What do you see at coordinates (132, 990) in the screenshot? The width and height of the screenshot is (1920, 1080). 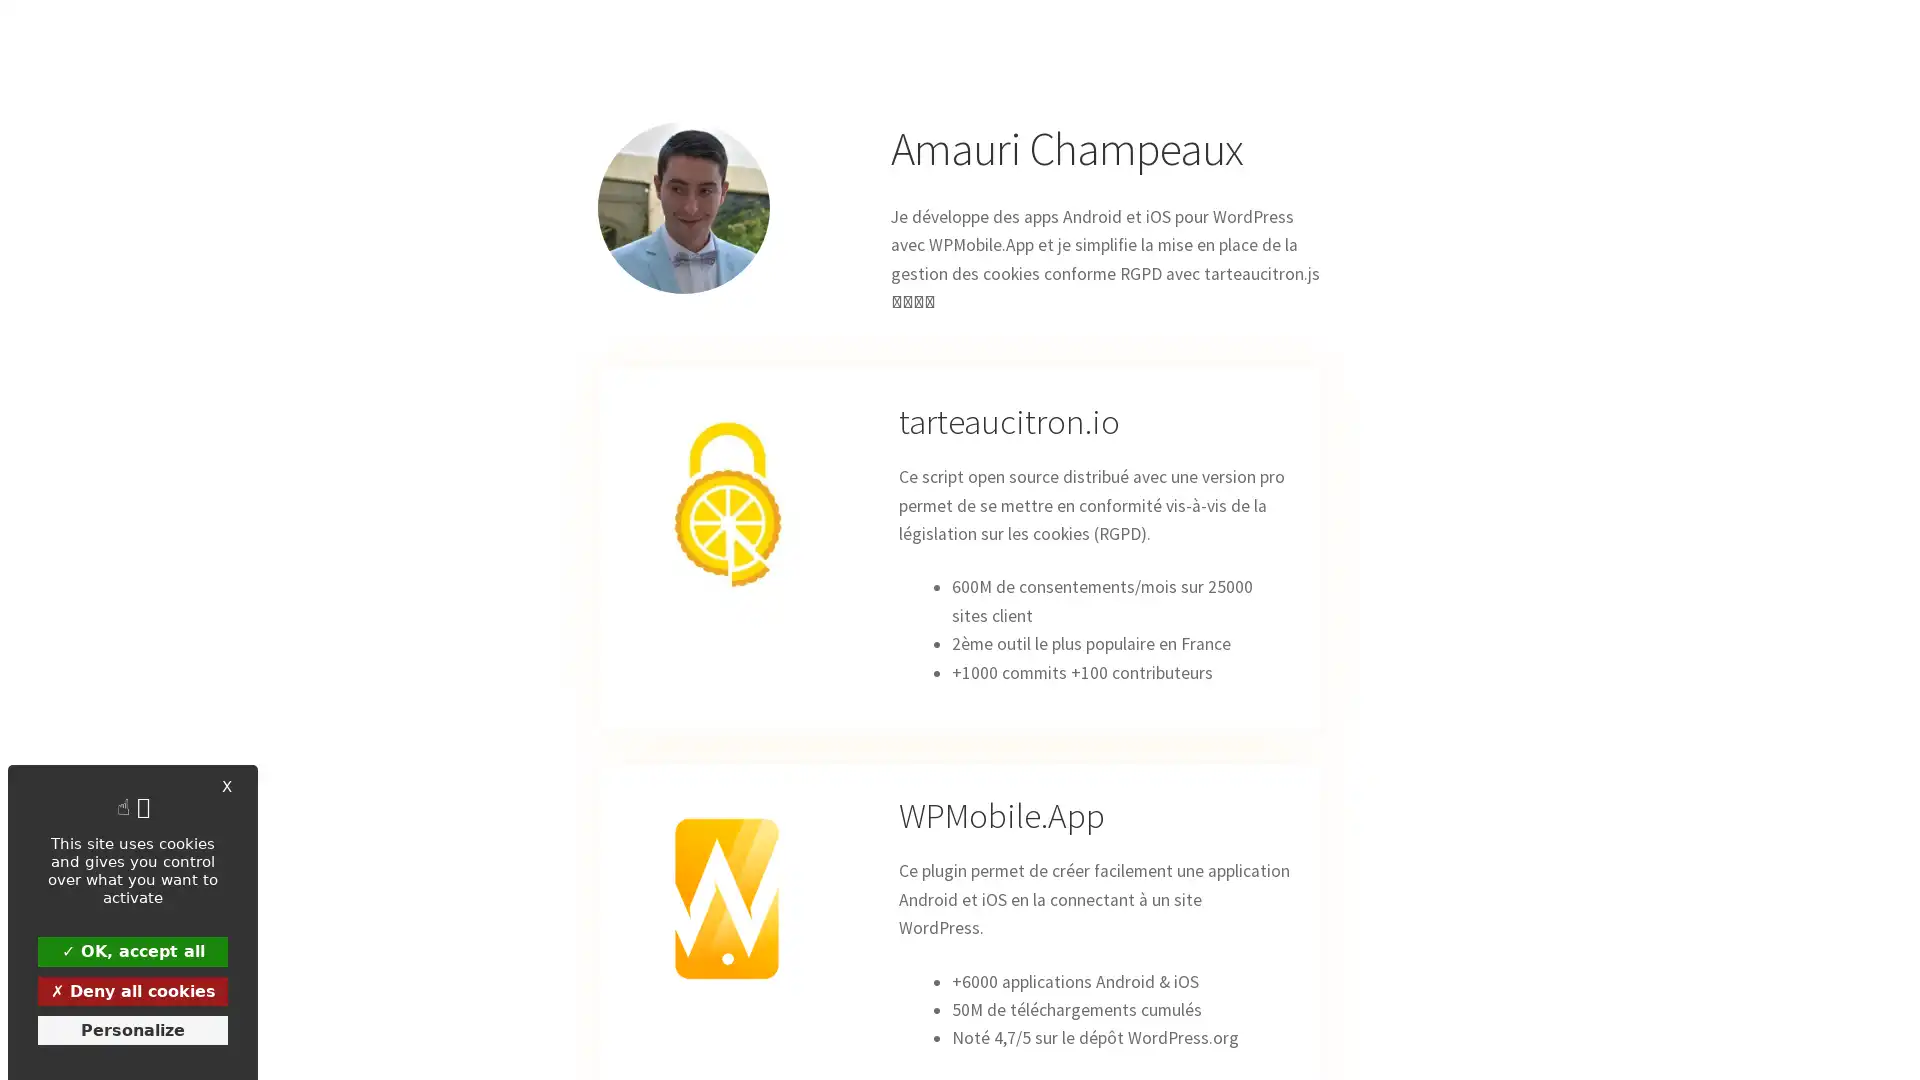 I see `Deny all cookies` at bounding box center [132, 990].